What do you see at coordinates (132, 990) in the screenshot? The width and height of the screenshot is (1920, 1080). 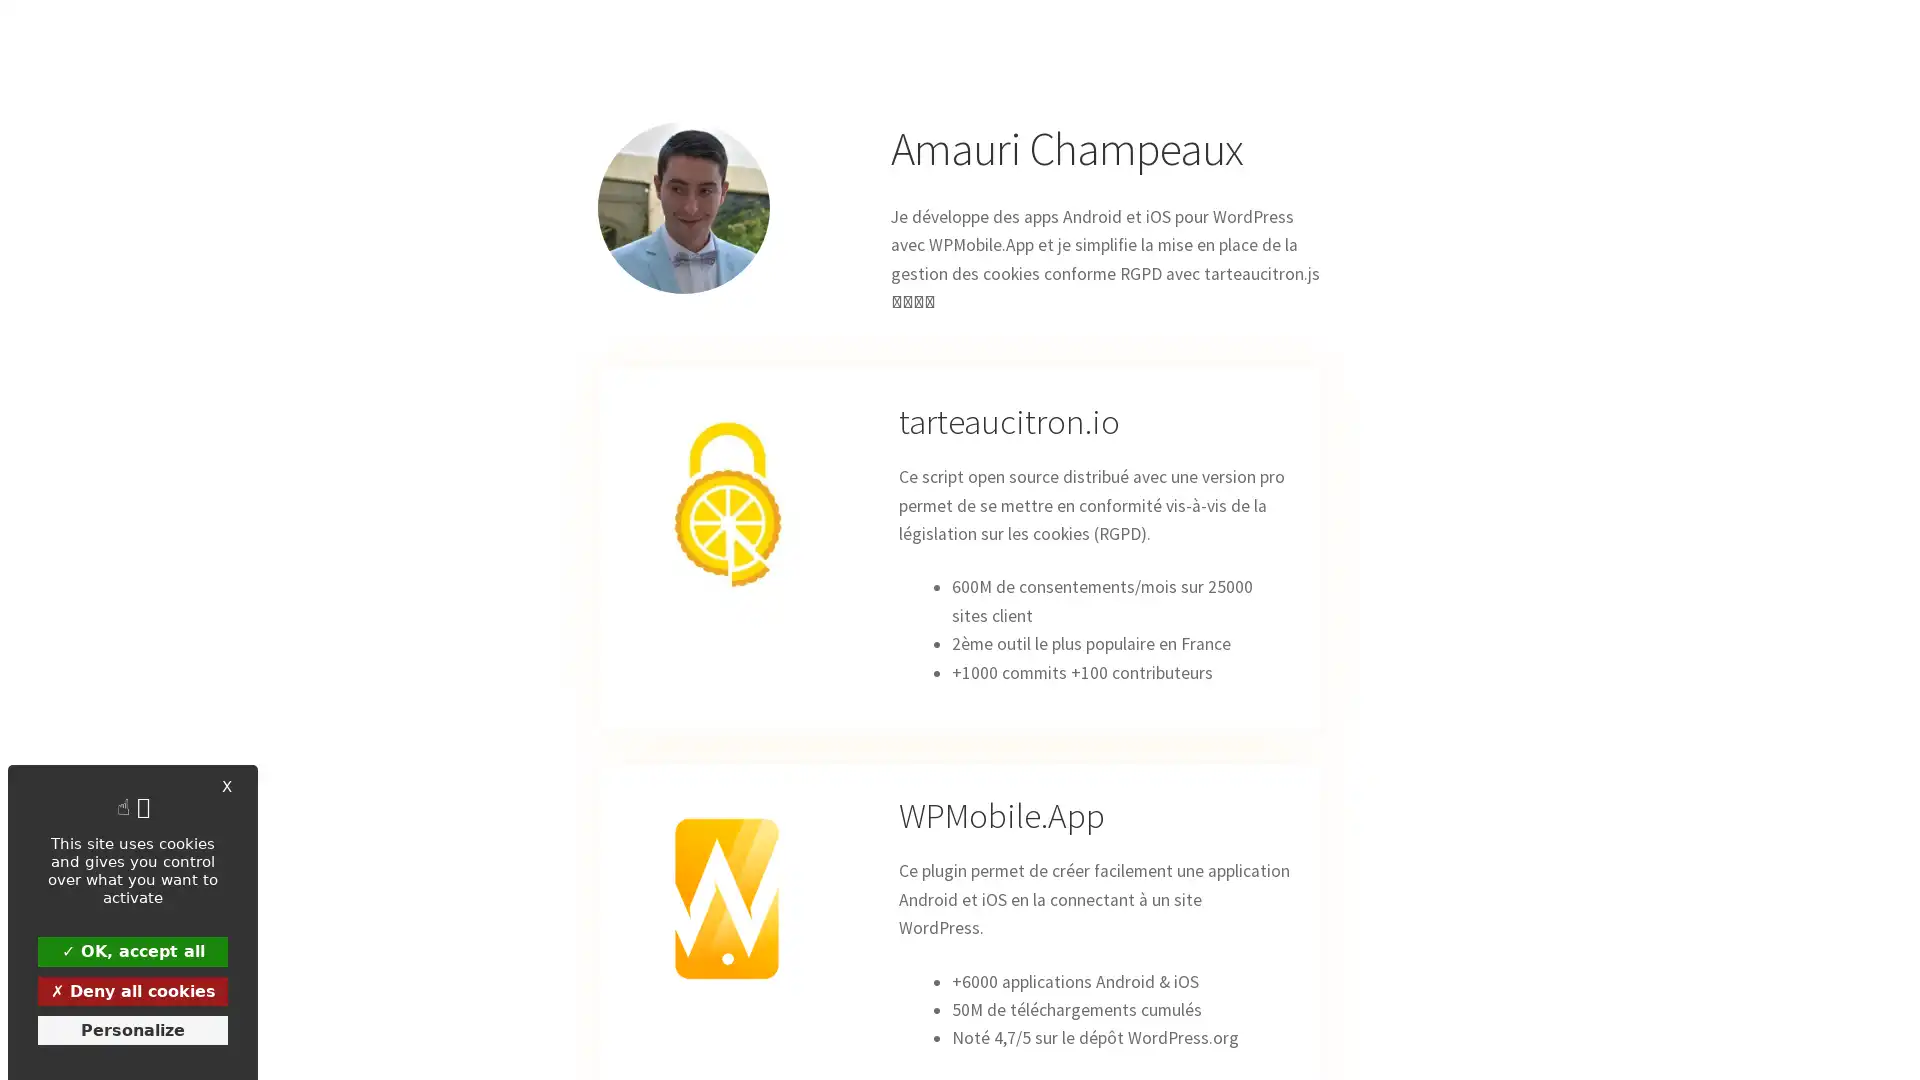 I see `Deny all cookies` at bounding box center [132, 990].